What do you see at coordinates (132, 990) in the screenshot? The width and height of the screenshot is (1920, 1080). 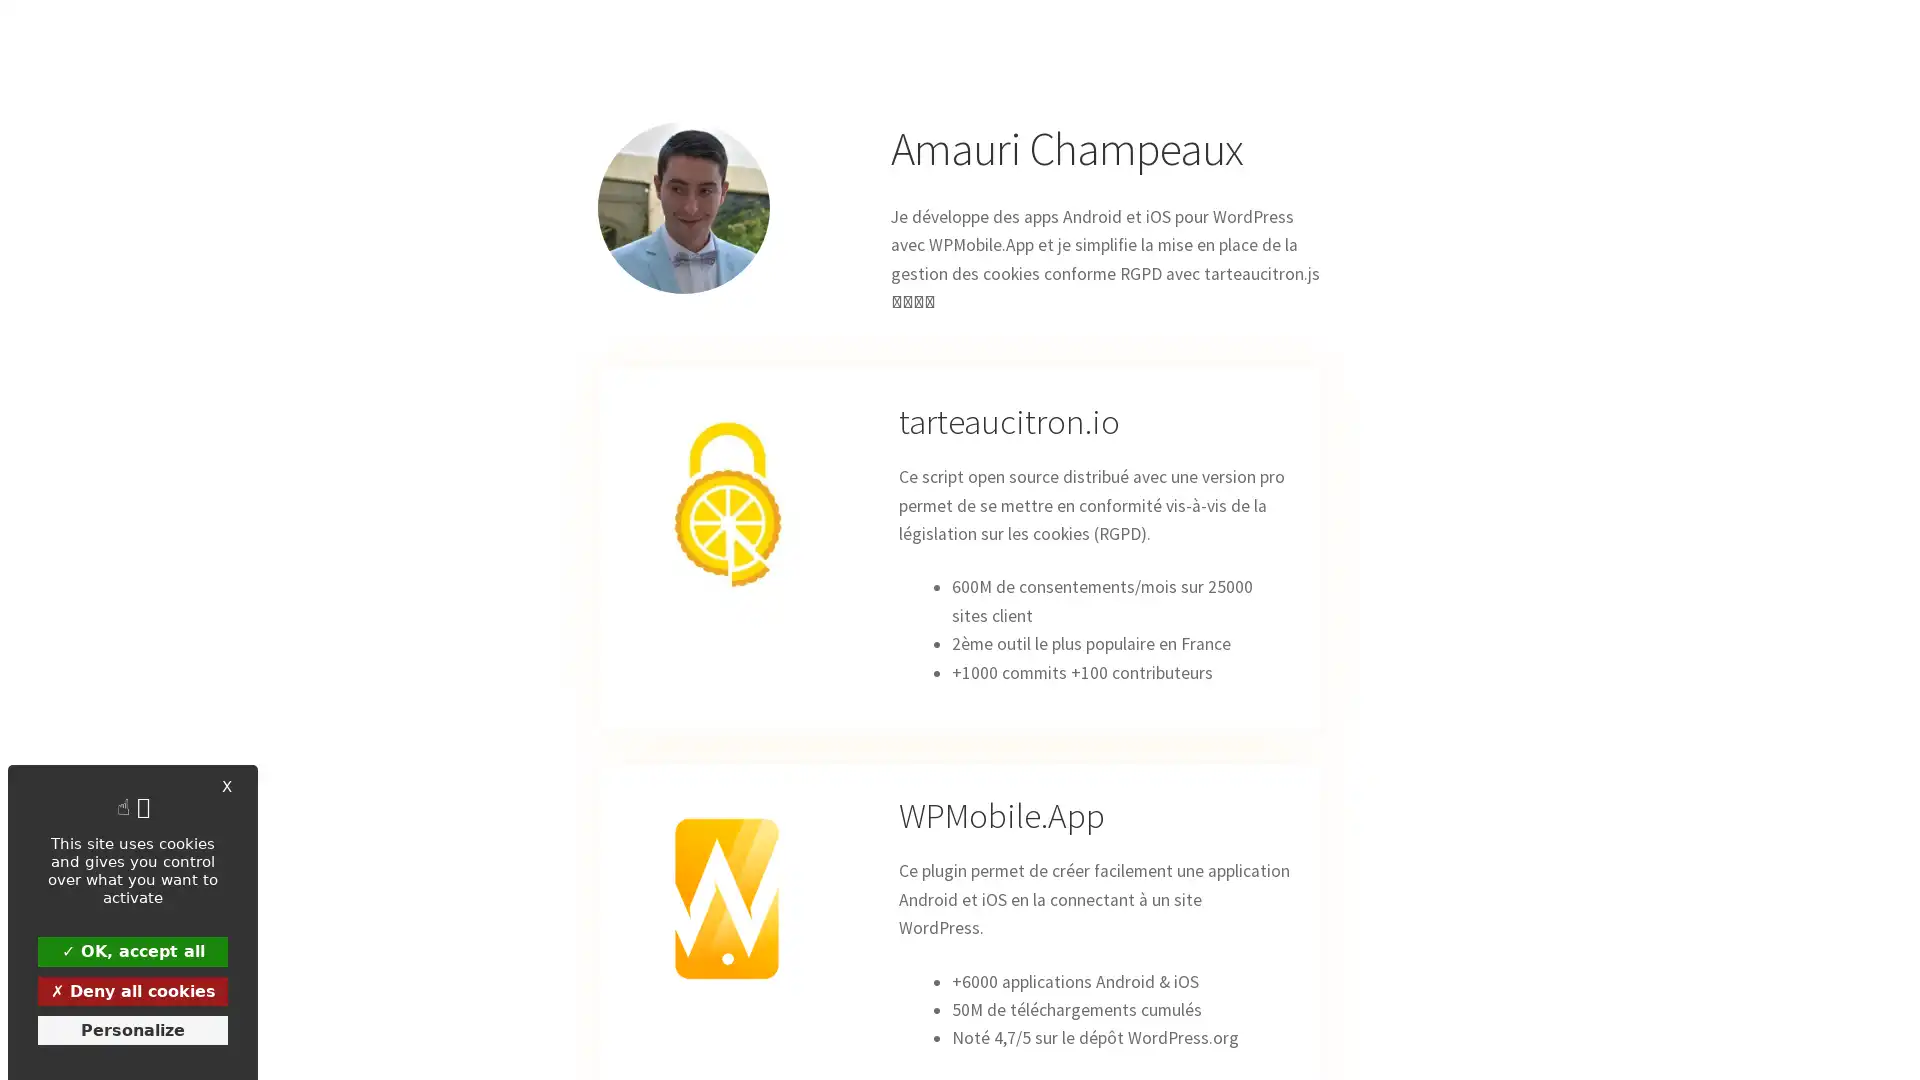 I see `Deny all cookies` at bounding box center [132, 990].